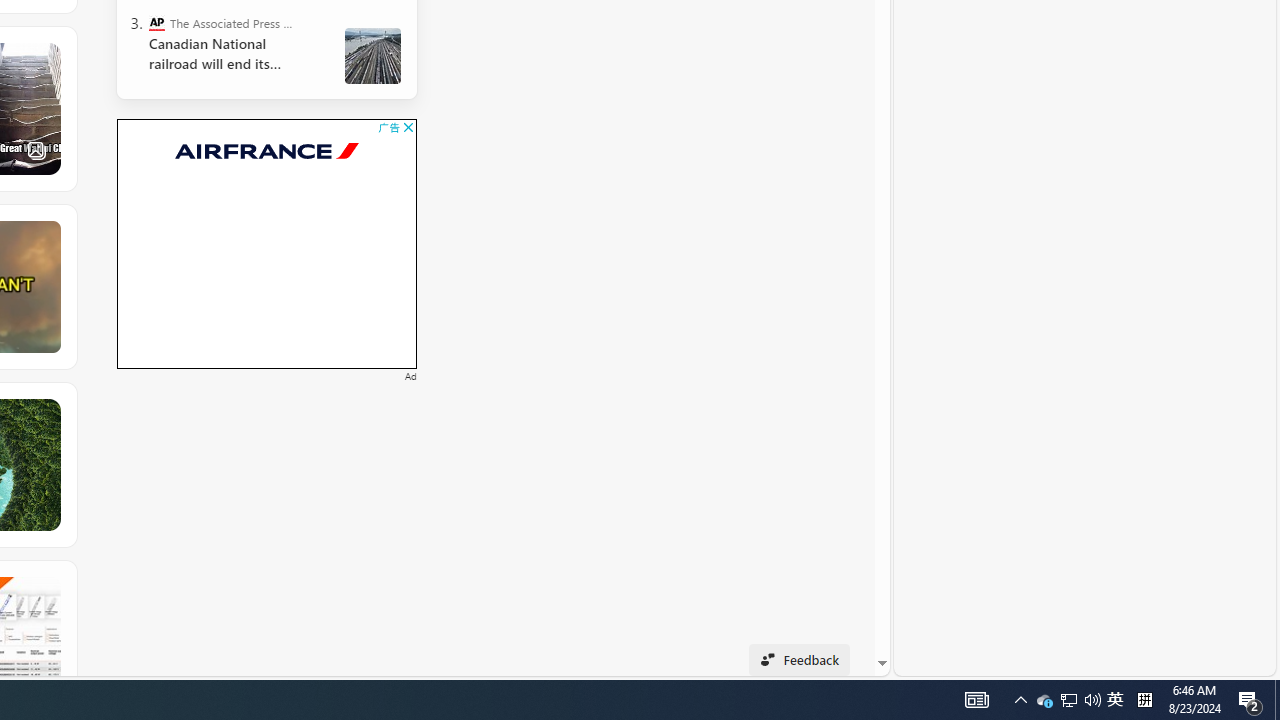  I want to click on 'The Associated Press - Business News', so click(155, 23).